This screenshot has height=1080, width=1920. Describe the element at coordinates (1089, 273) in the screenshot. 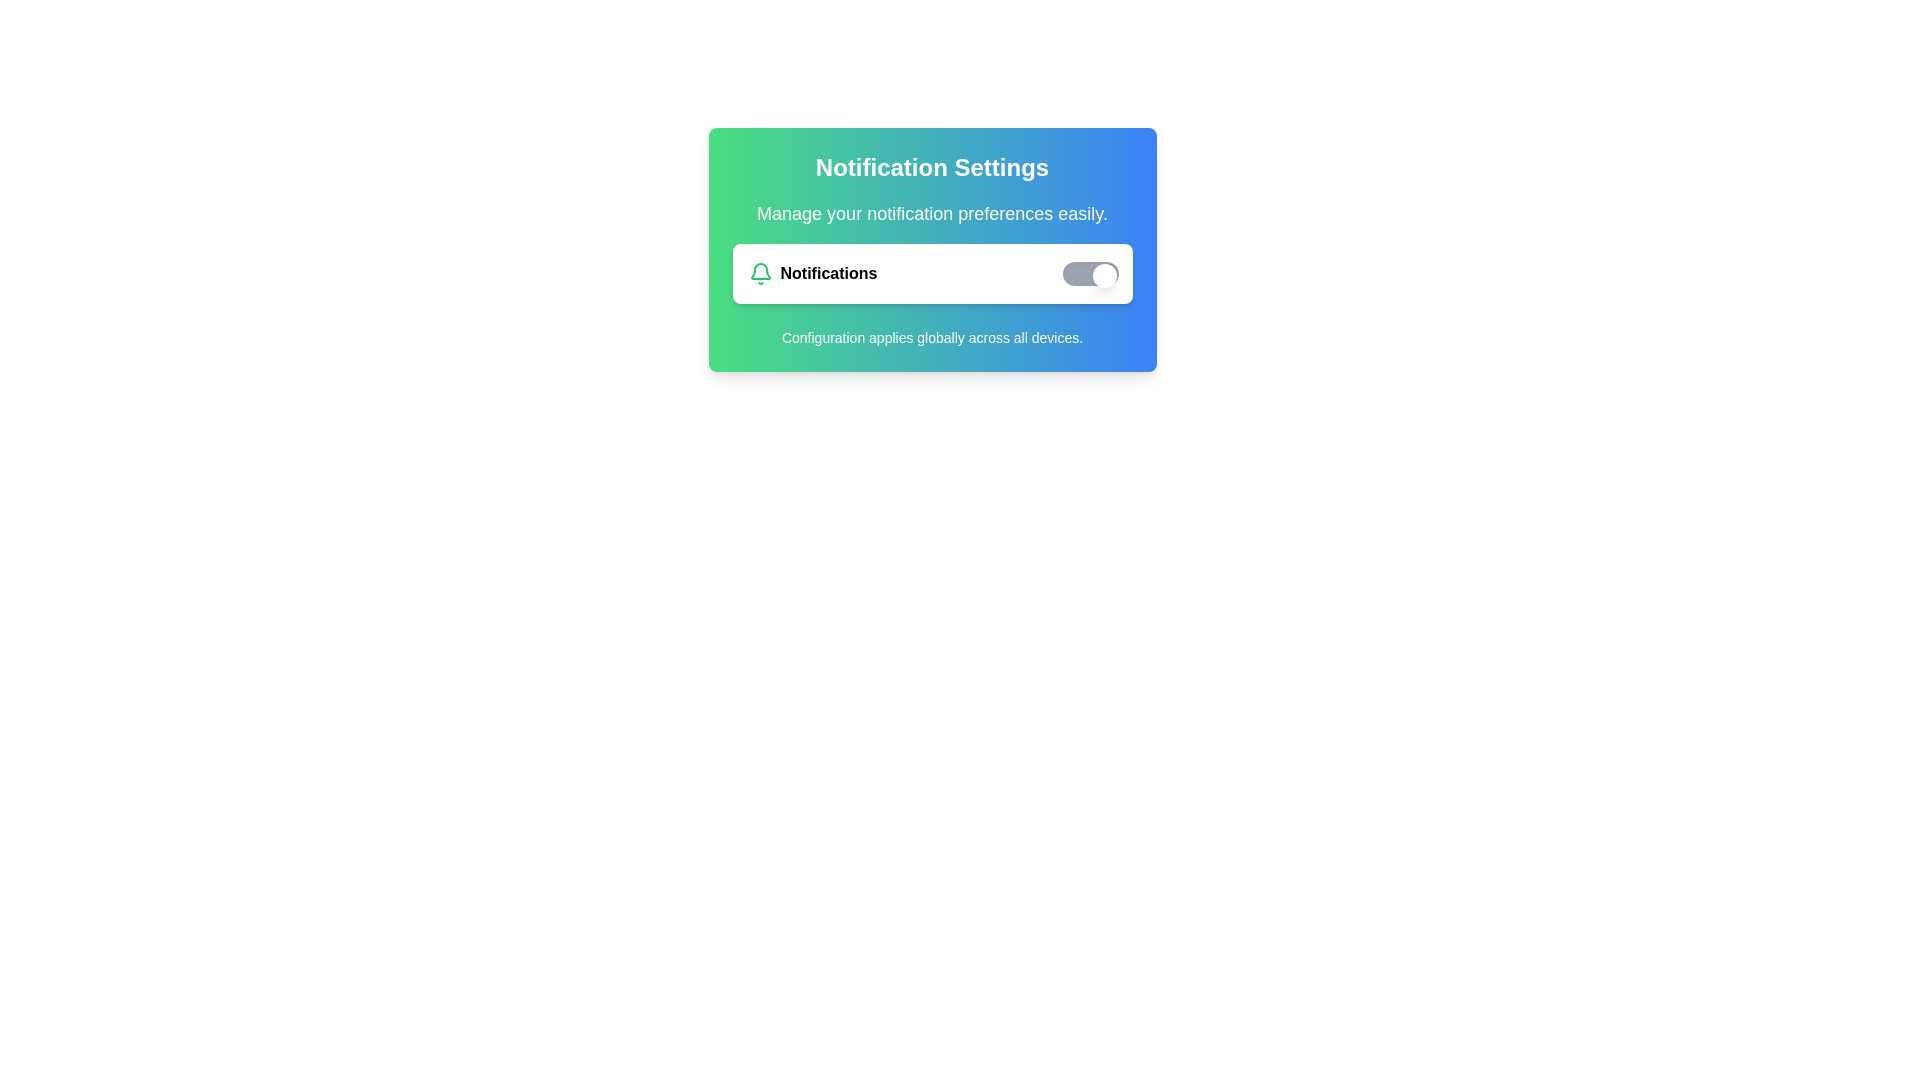

I see `the light gray rectangular toggle switch background with rounded ends in the notification settings card, located to the right of the 'Notifications' label and icon` at that location.